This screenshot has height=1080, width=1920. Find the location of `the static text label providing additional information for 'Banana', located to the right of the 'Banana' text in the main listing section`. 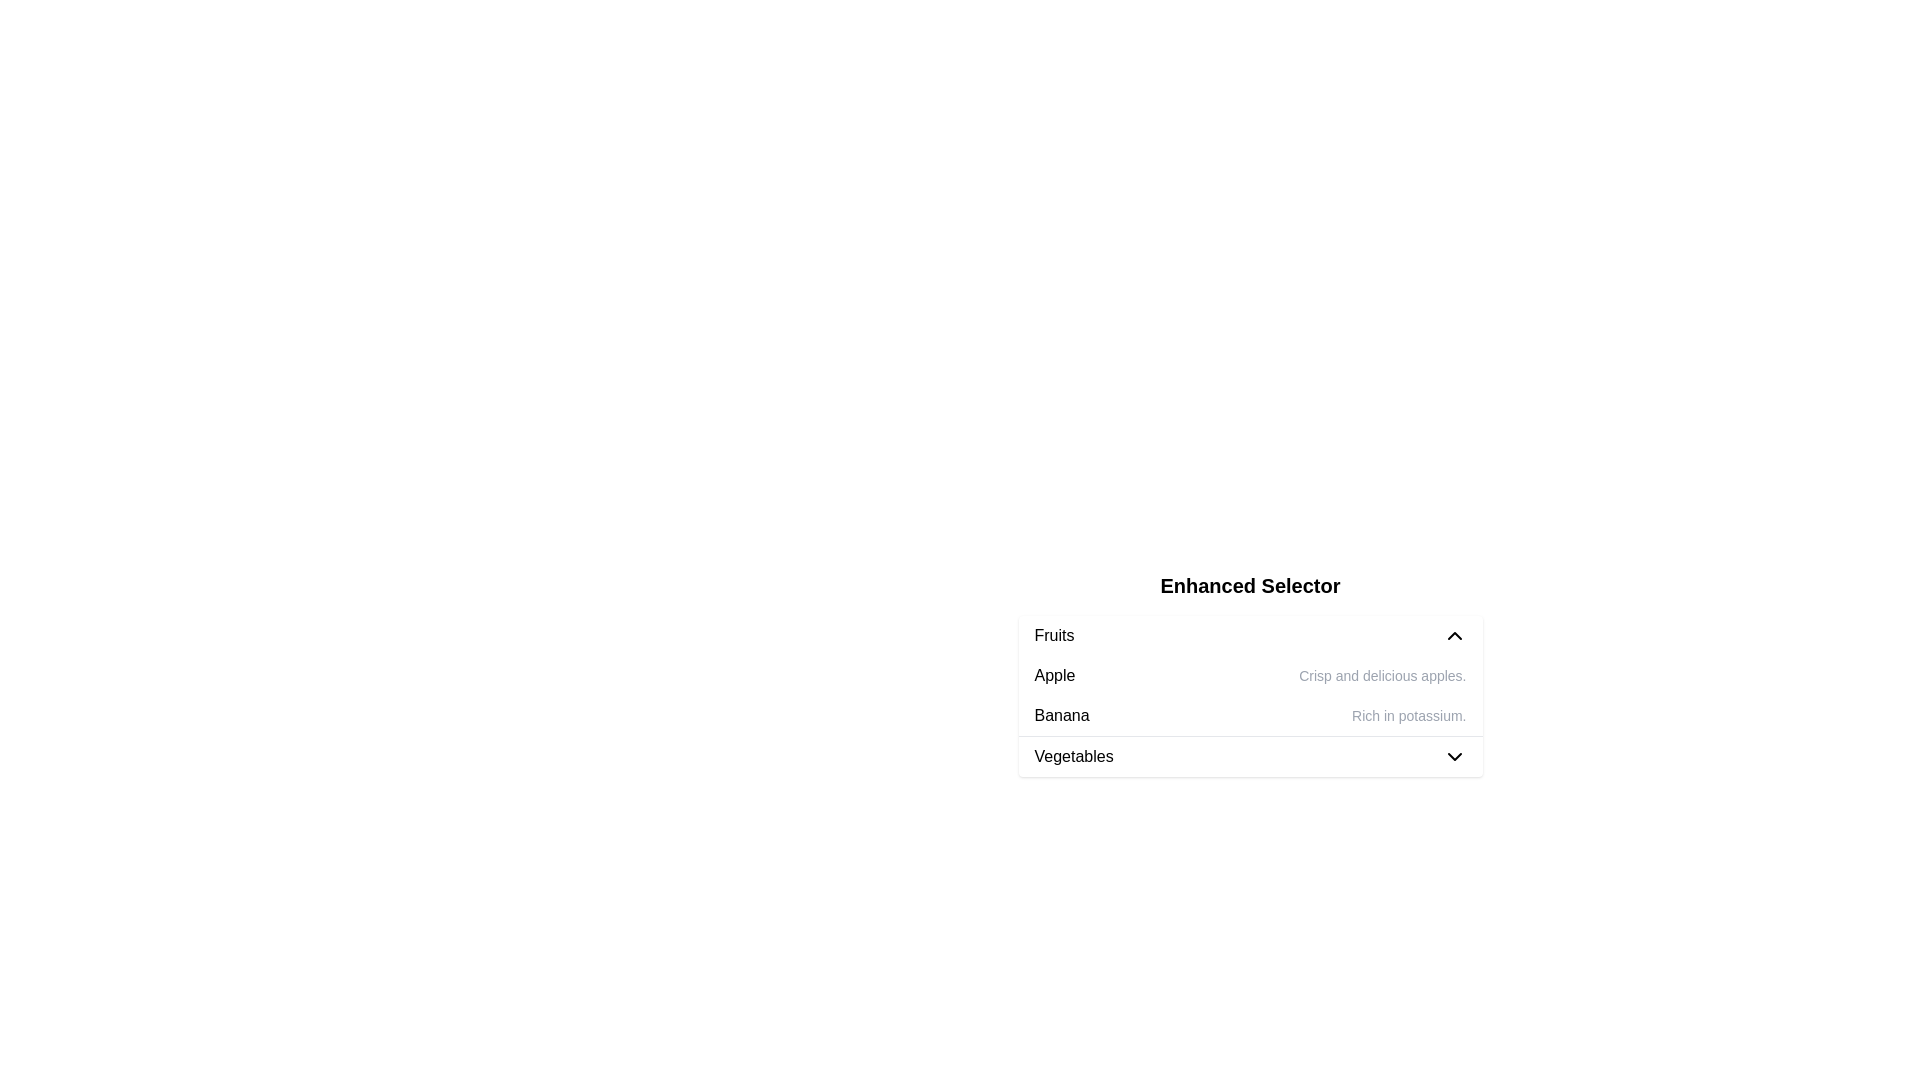

the static text label providing additional information for 'Banana', located to the right of the 'Banana' text in the main listing section is located at coordinates (1408, 715).